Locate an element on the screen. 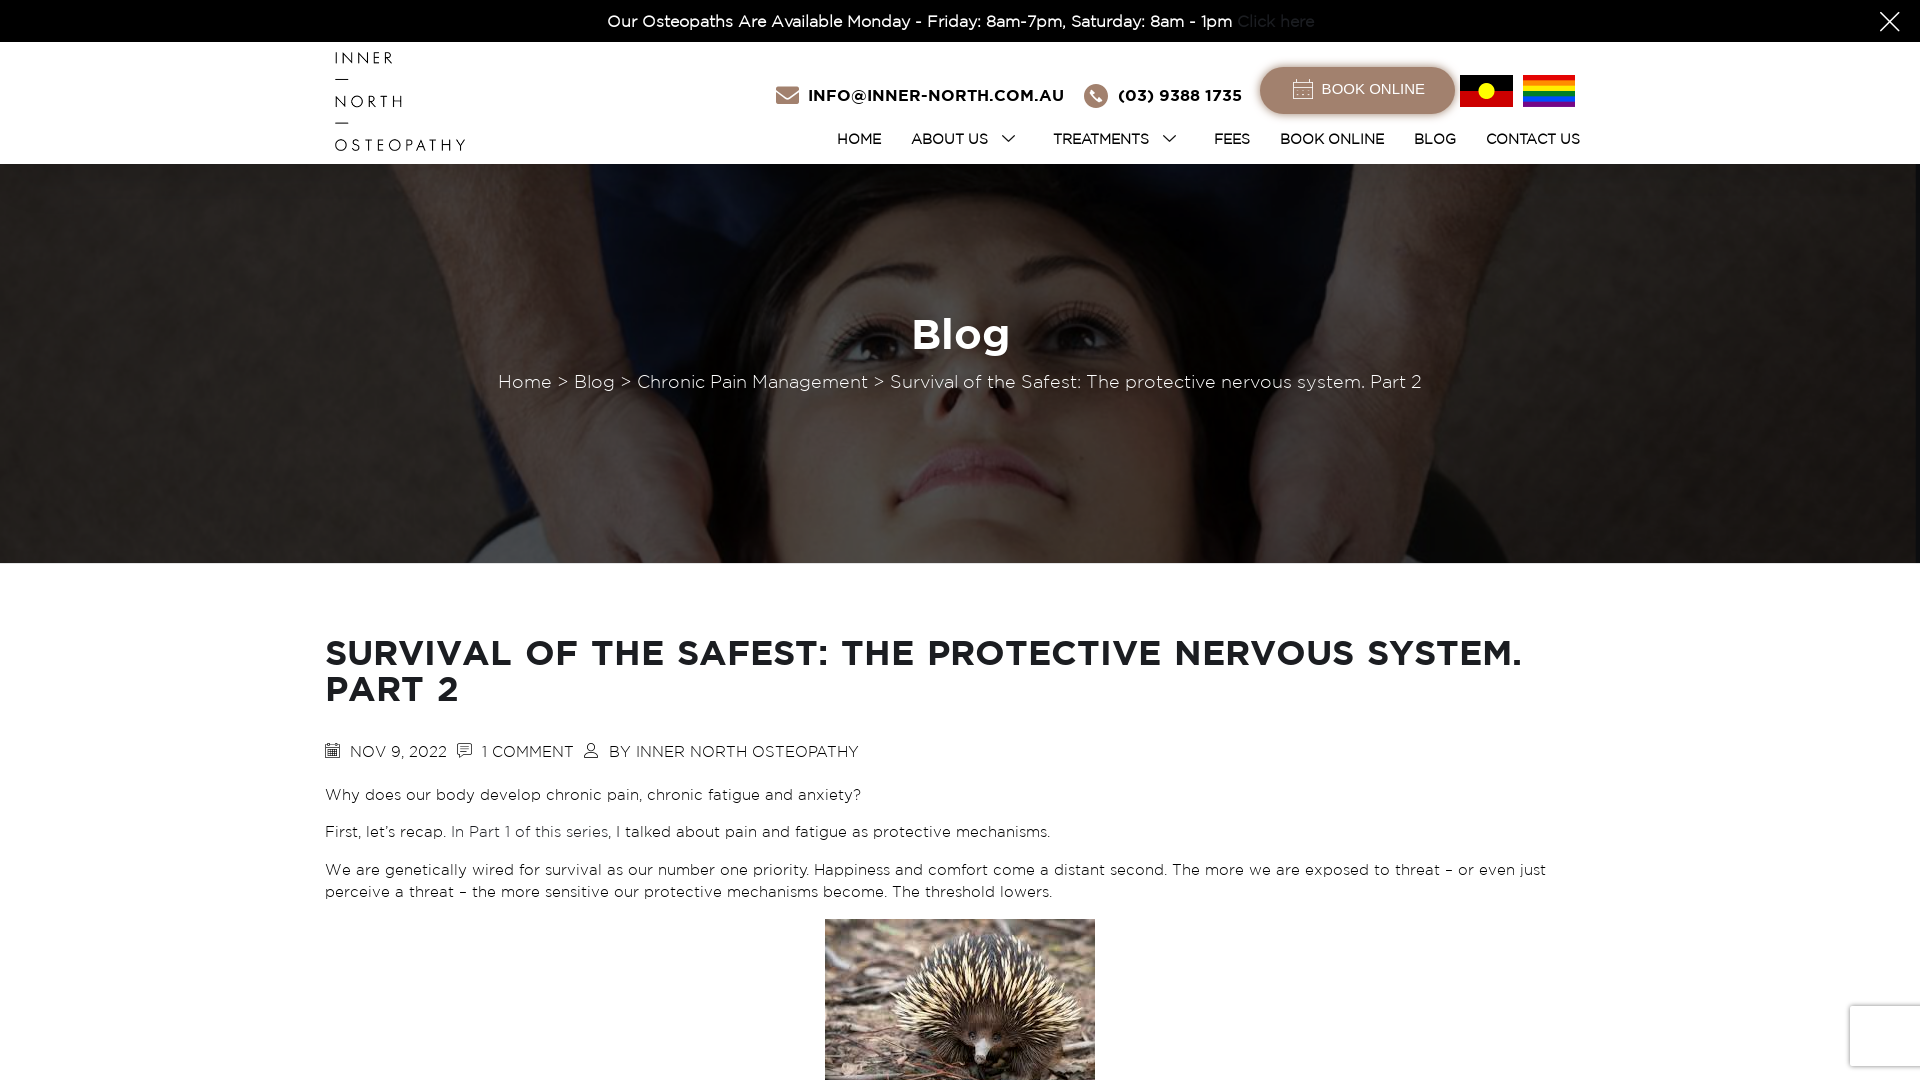 This screenshot has height=1080, width=1920. 'BOOK ONLINE' is located at coordinates (1331, 137).